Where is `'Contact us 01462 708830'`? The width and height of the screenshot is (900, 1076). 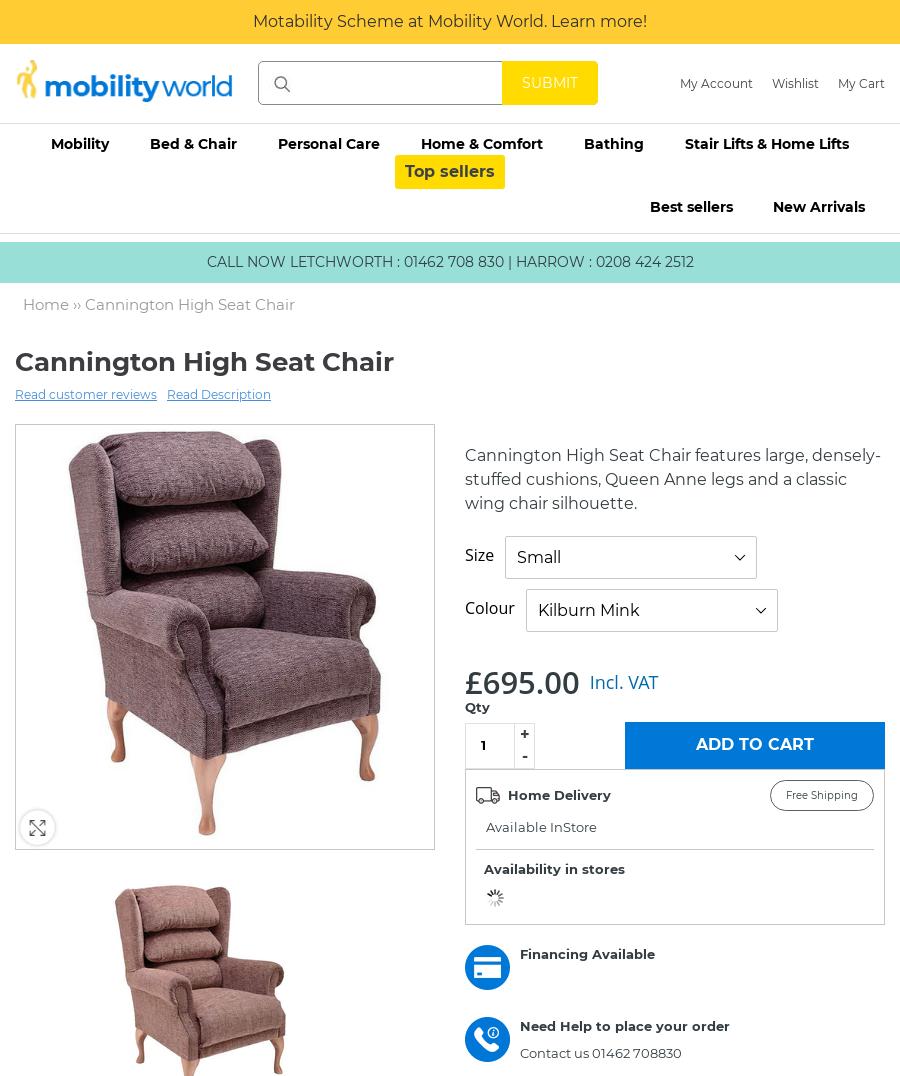
'Contact us 01462 708830' is located at coordinates (601, 1052).